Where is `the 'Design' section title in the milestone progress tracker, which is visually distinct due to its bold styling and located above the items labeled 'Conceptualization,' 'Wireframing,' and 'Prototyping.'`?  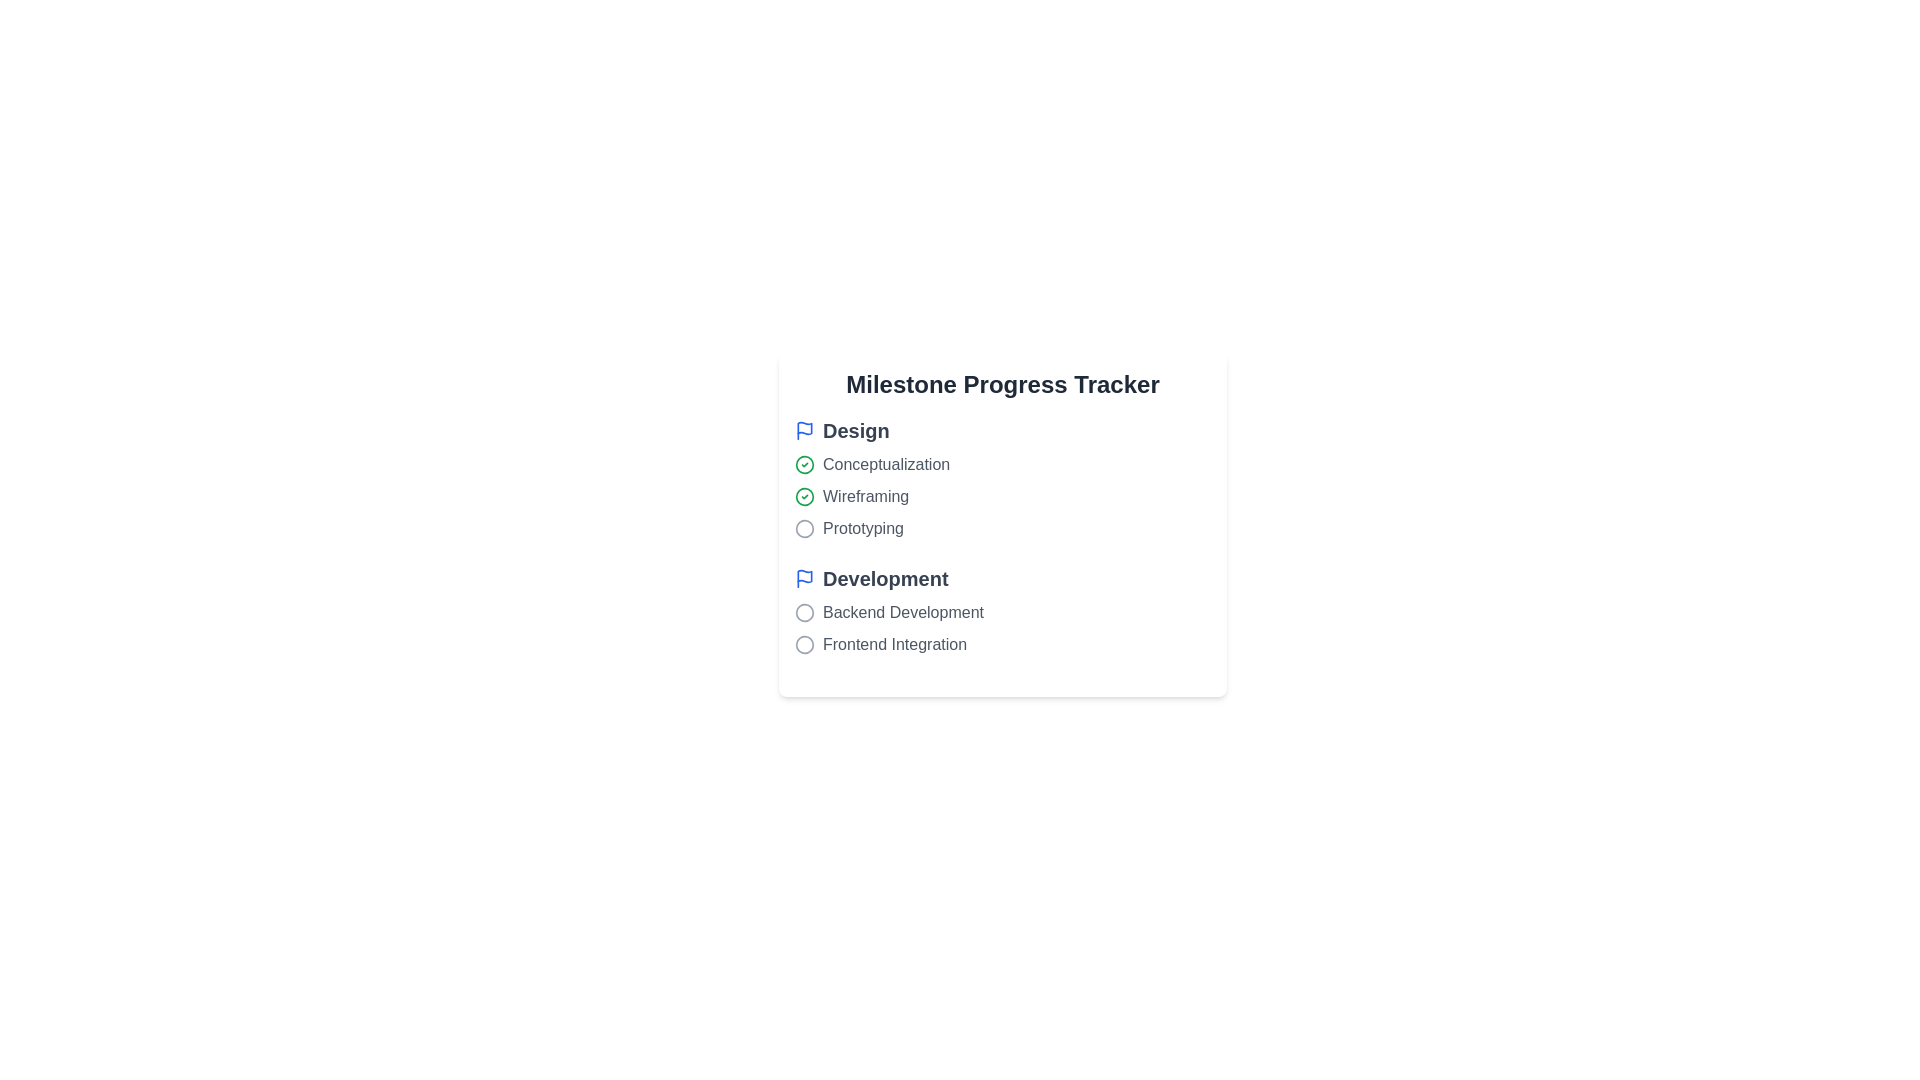 the 'Design' section title in the milestone progress tracker, which is visually distinct due to its bold styling and located above the items labeled 'Conceptualization,' 'Wireframing,' and 'Prototyping.' is located at coordinates (1003, 430).